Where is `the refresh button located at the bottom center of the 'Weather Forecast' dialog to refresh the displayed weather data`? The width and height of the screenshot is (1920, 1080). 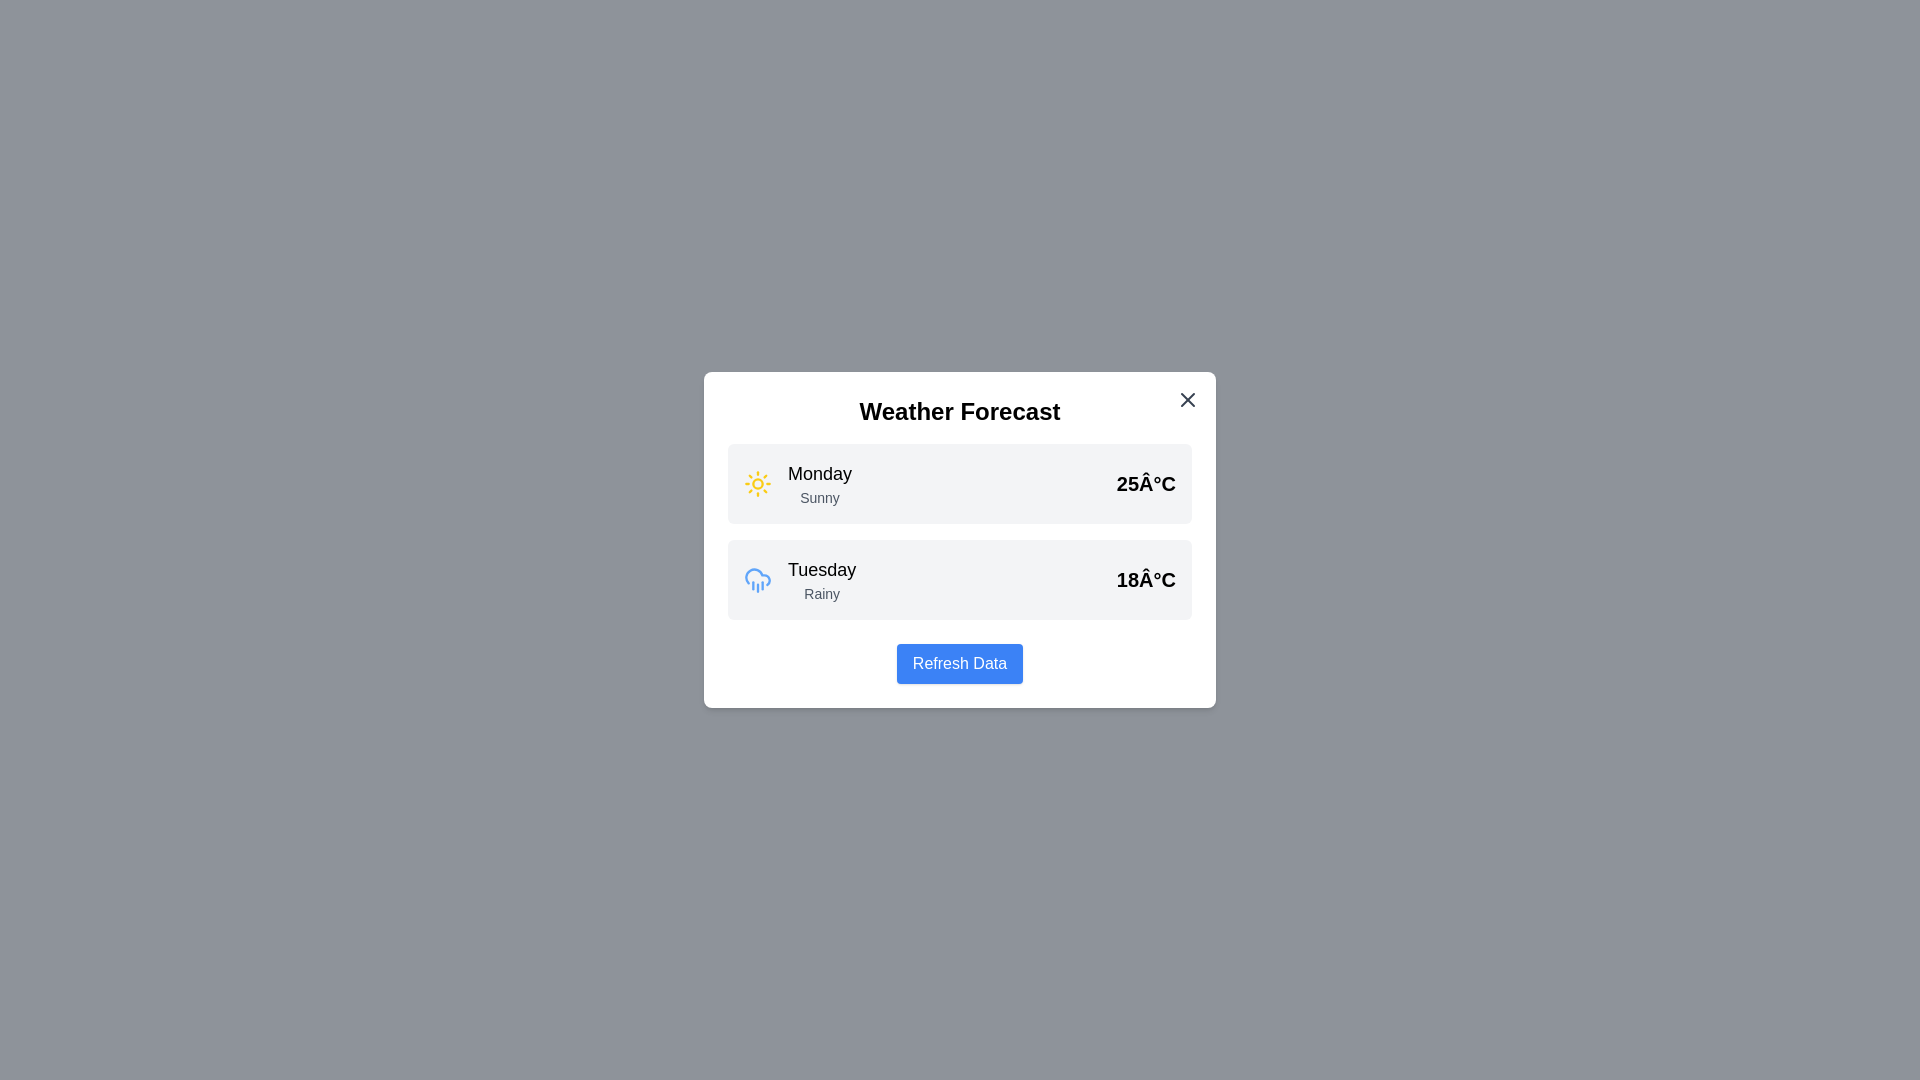 the refresh button located at the bottom center of the 'Weather Forecast' dialog to refresh the displayed weather data is located at coordinates (960, 663).